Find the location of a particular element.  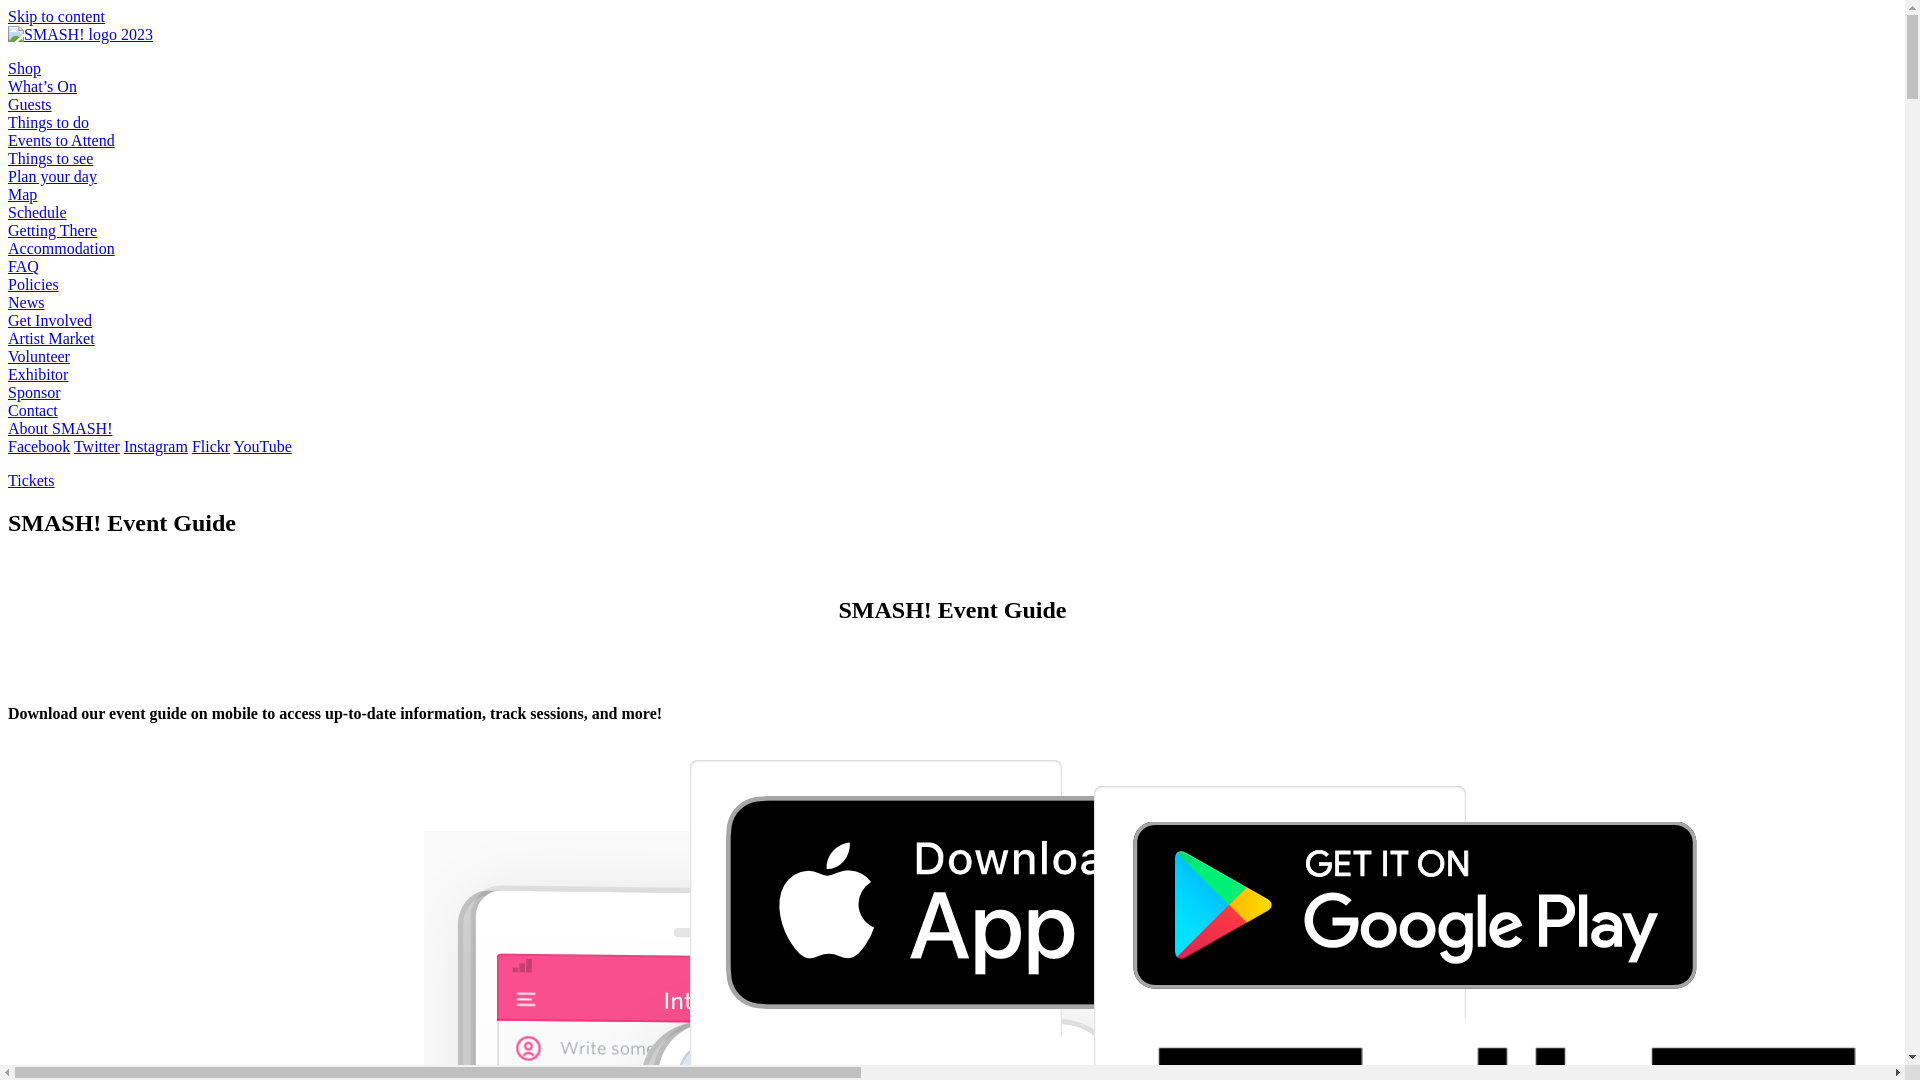

'Get Involved' is located at coordinates (49, 319).